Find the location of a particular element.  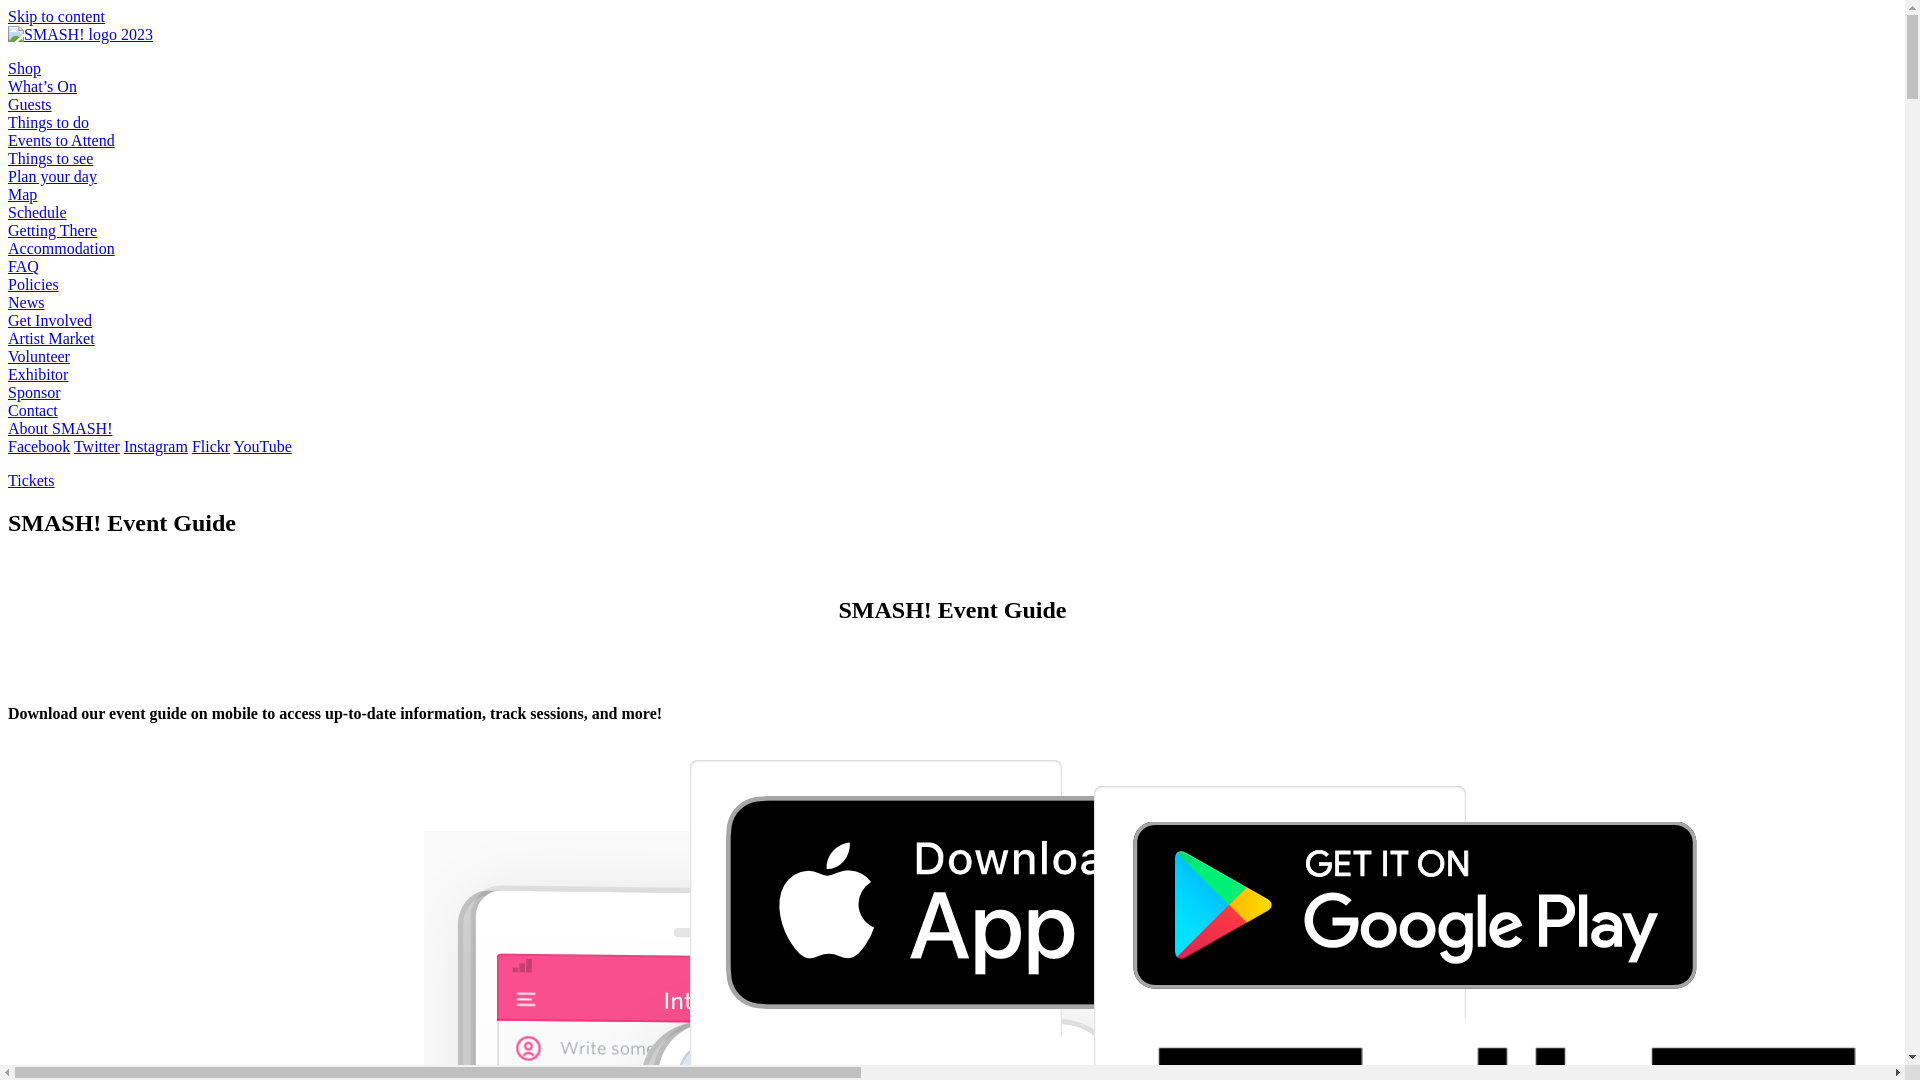

'Get Involved' is located at coordinates (49, 319).